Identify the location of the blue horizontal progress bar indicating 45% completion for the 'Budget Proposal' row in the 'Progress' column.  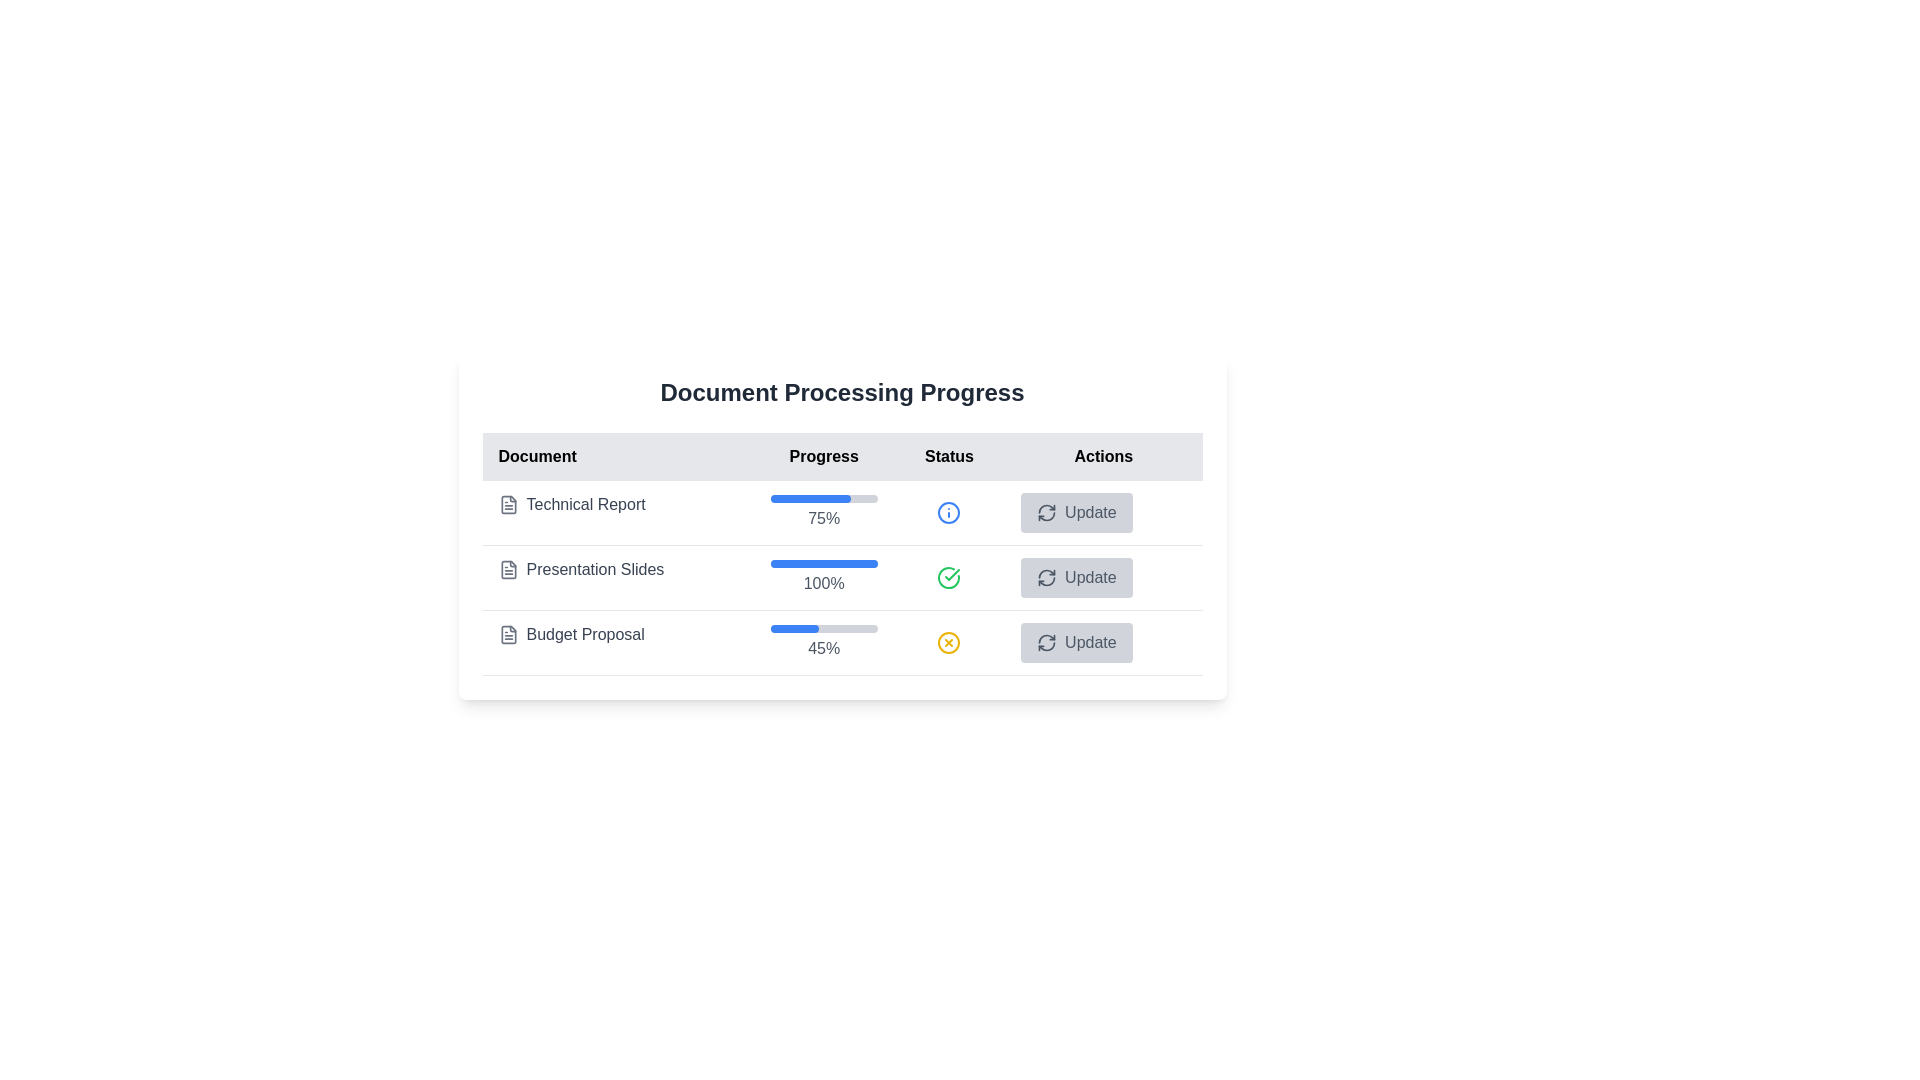
(793, 627).